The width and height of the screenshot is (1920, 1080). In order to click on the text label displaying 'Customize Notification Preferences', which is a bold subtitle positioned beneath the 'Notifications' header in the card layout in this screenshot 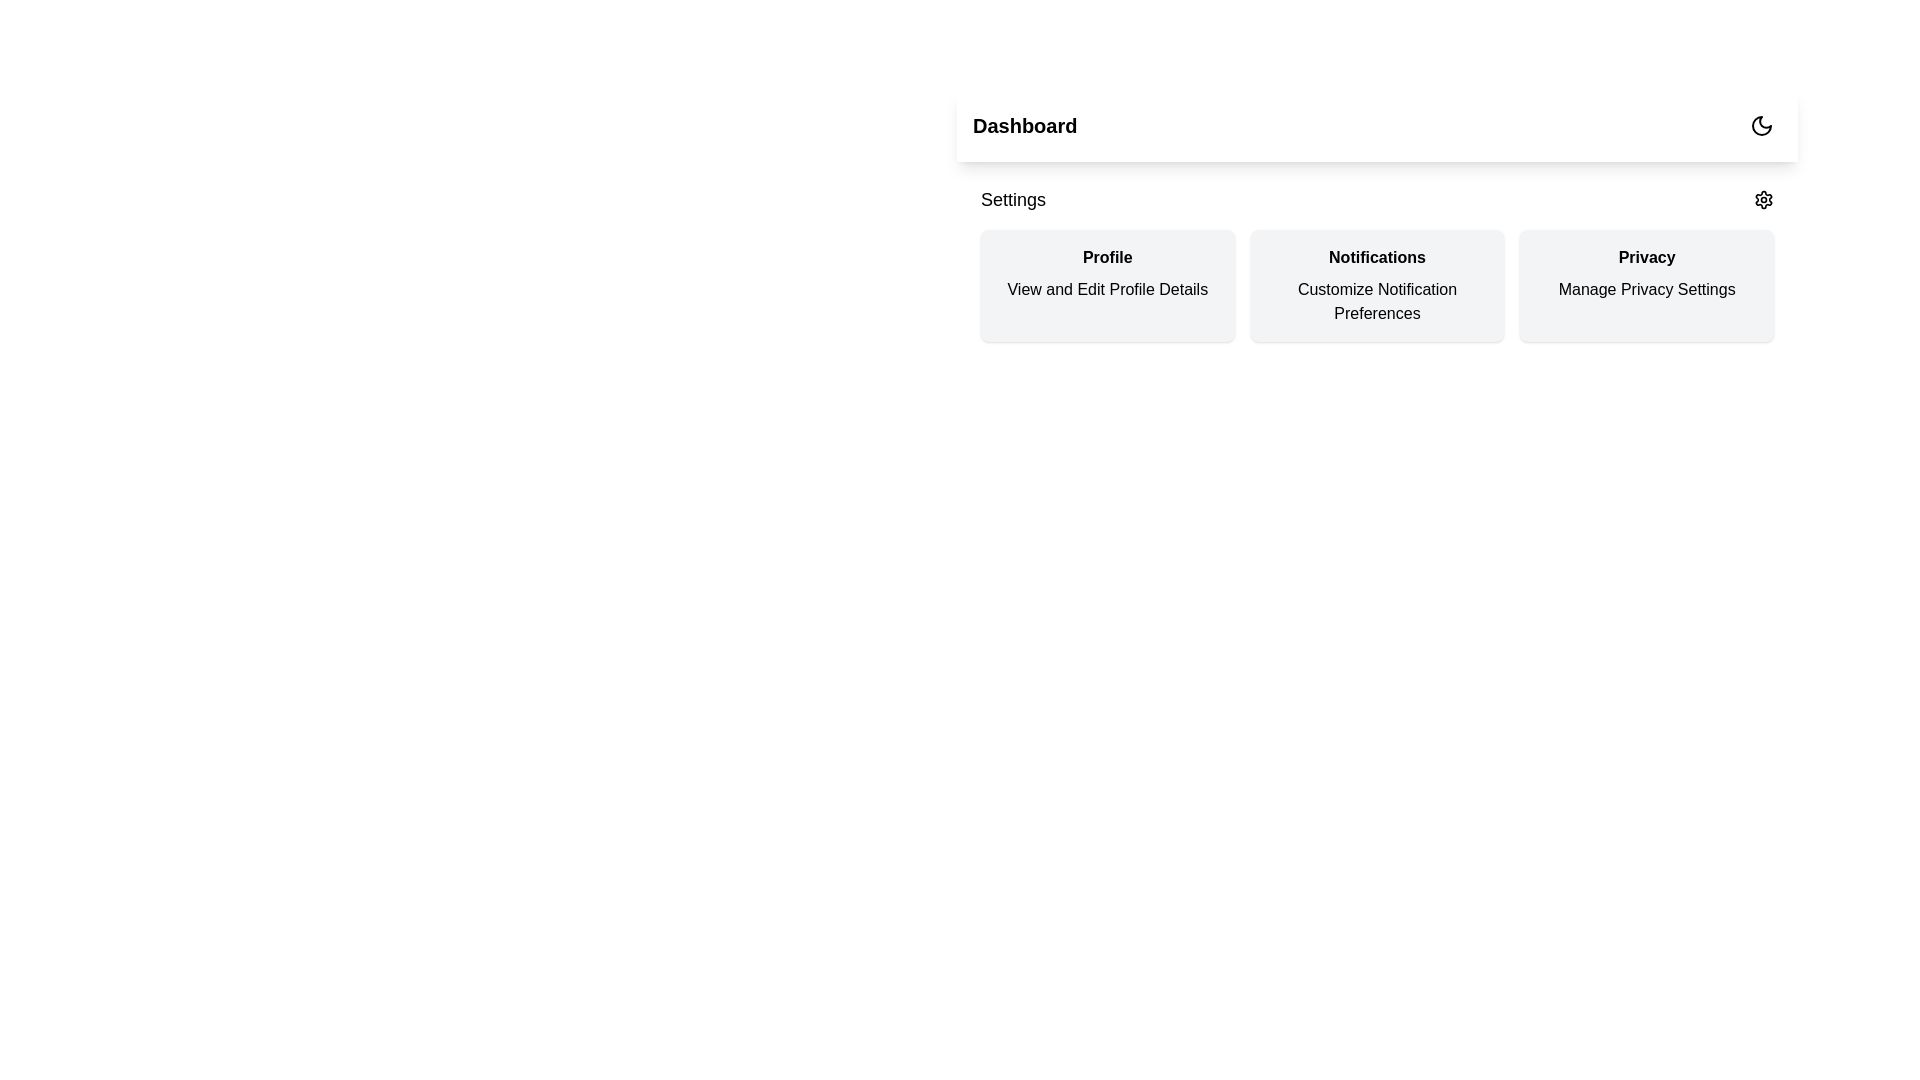, I will do `click(1376, 301)`.